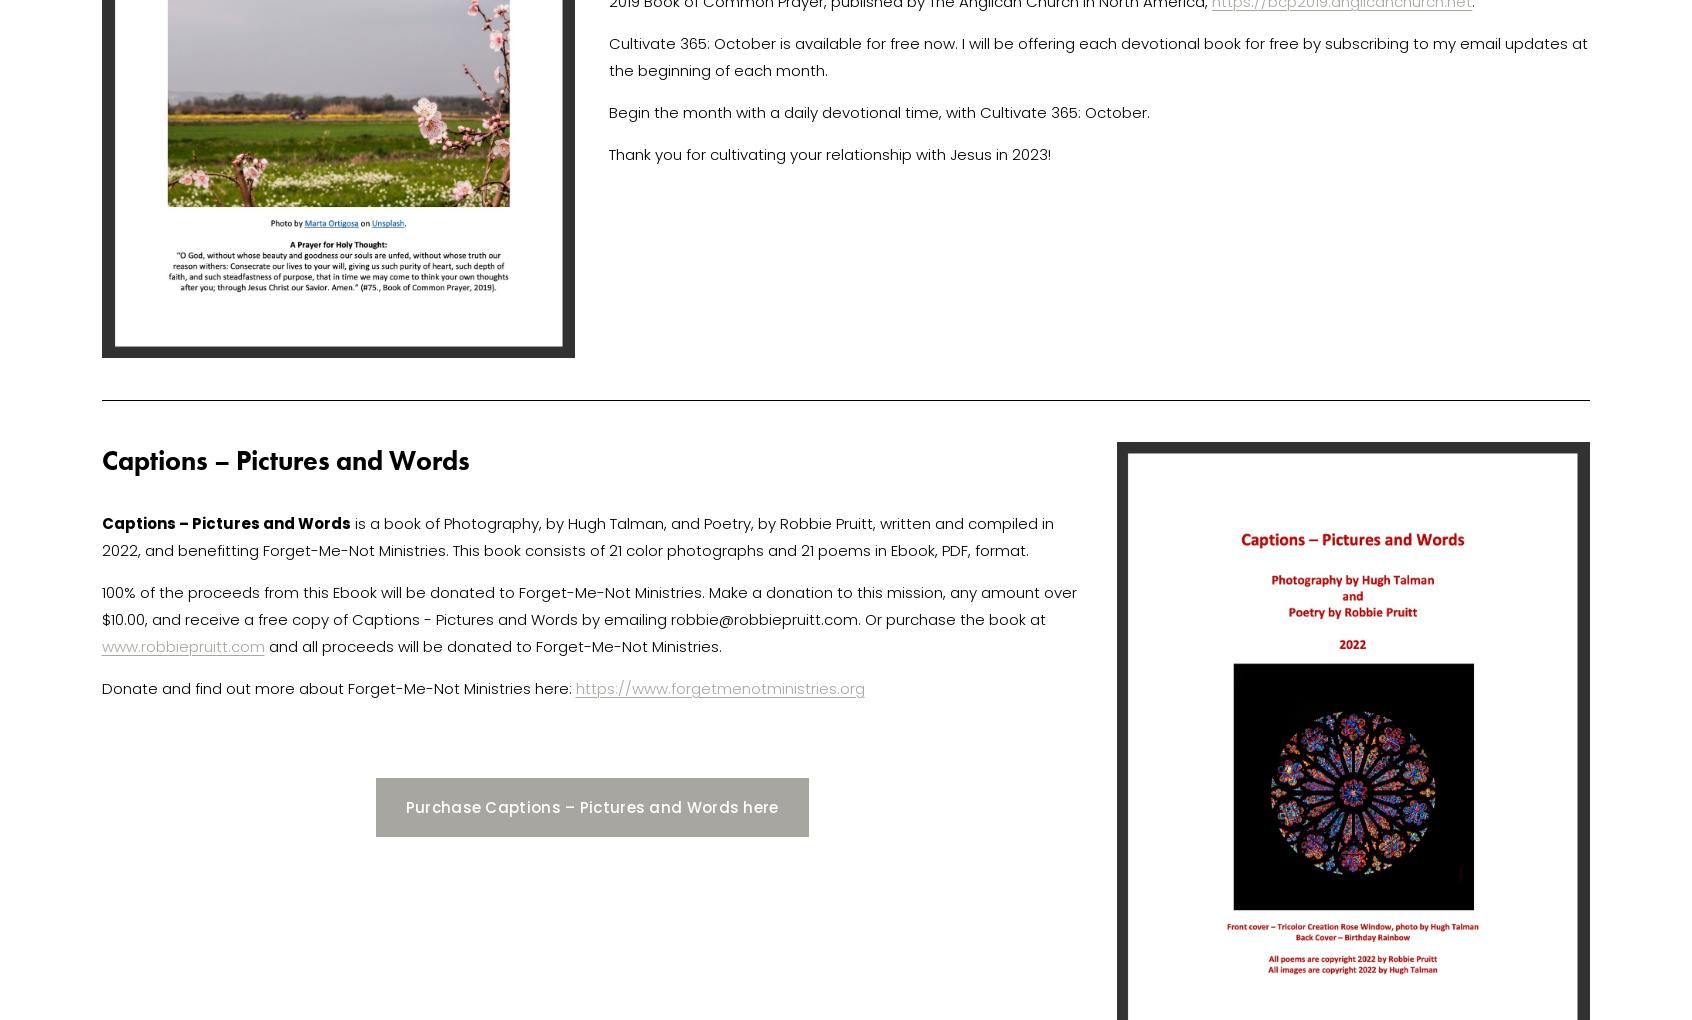 The image size is (1692, 1020). Describe the element at coordinates (589, 603) in the screenshot. I see `'100% of the proceeds from this Ebook will be donated to Forget-Me-Not Ministries. Make a donation to this mission, any amount over $10.00, and receive a free copy of Captions - Pictures and Words by emailing robbie@robbiepruitt.com. Or purchase the book at'` at that location.